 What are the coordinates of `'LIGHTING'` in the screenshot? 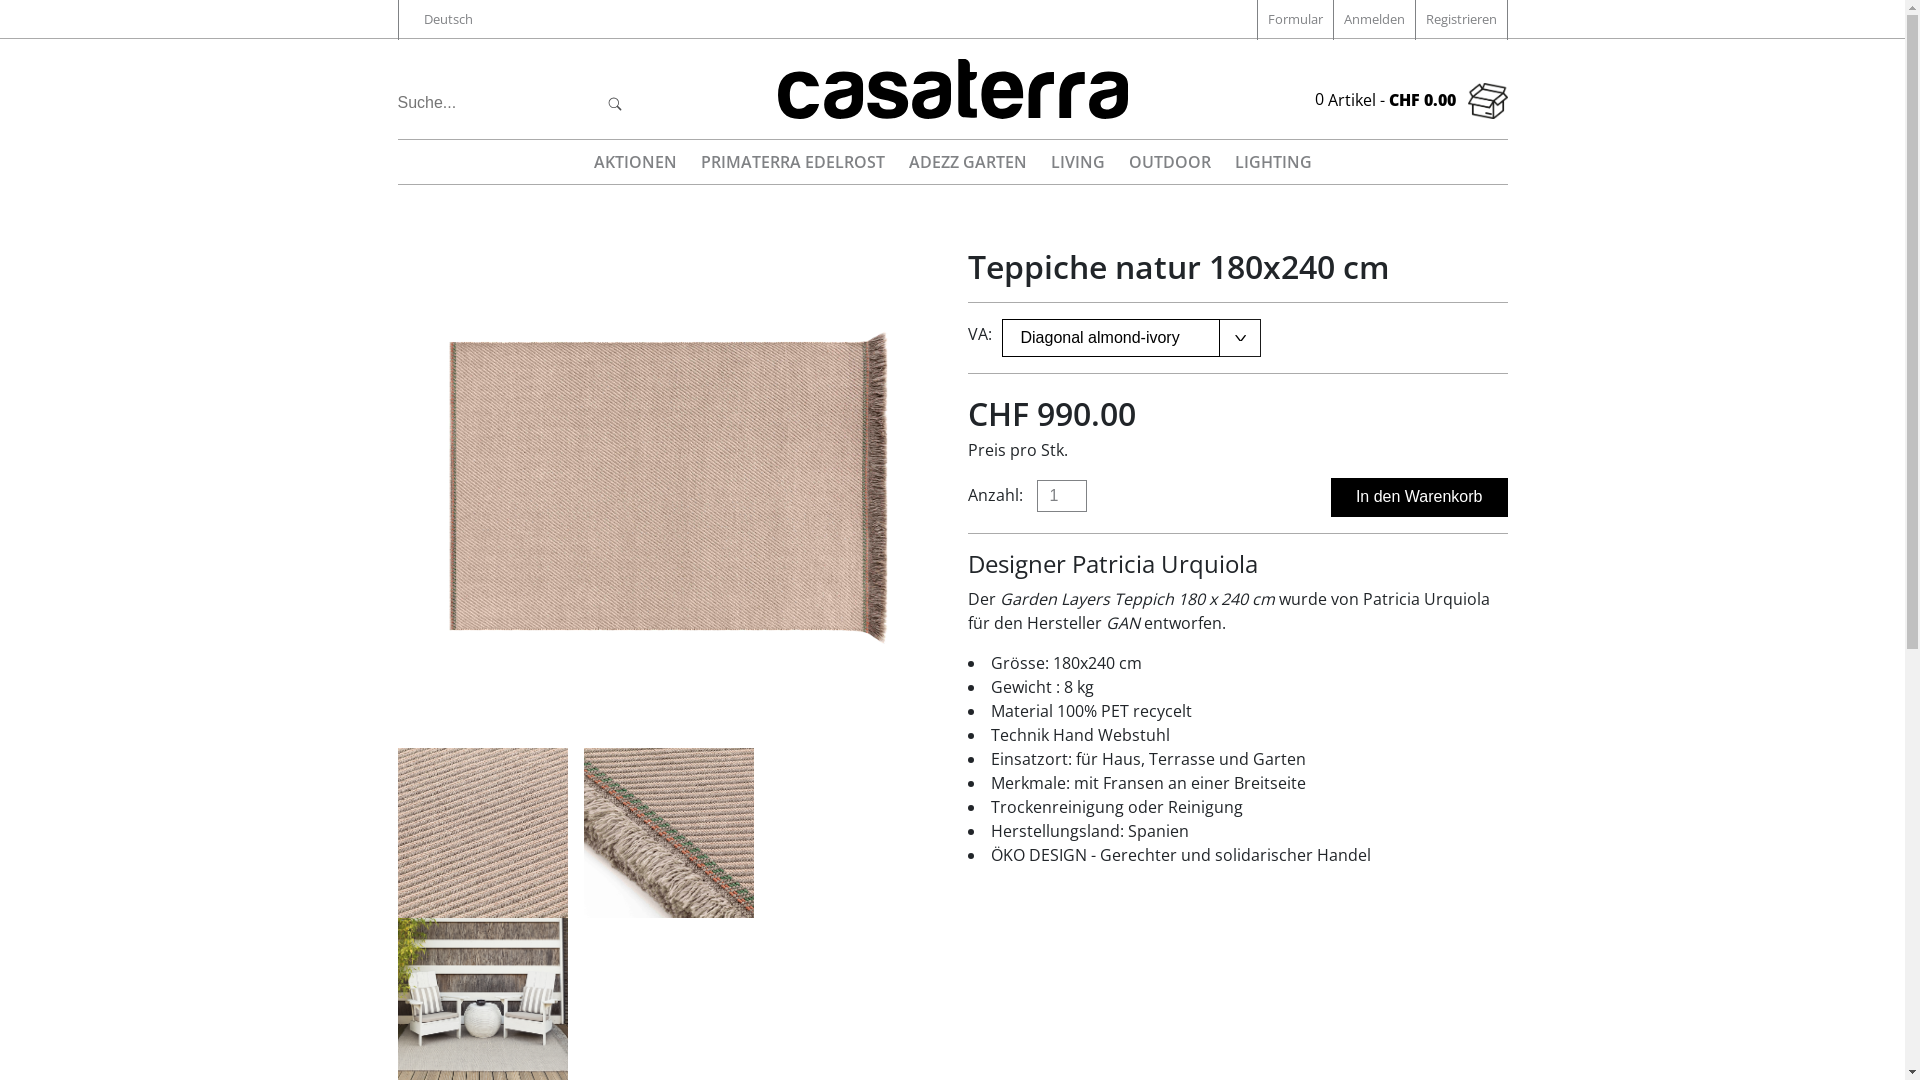 It's located at (1271, 161).